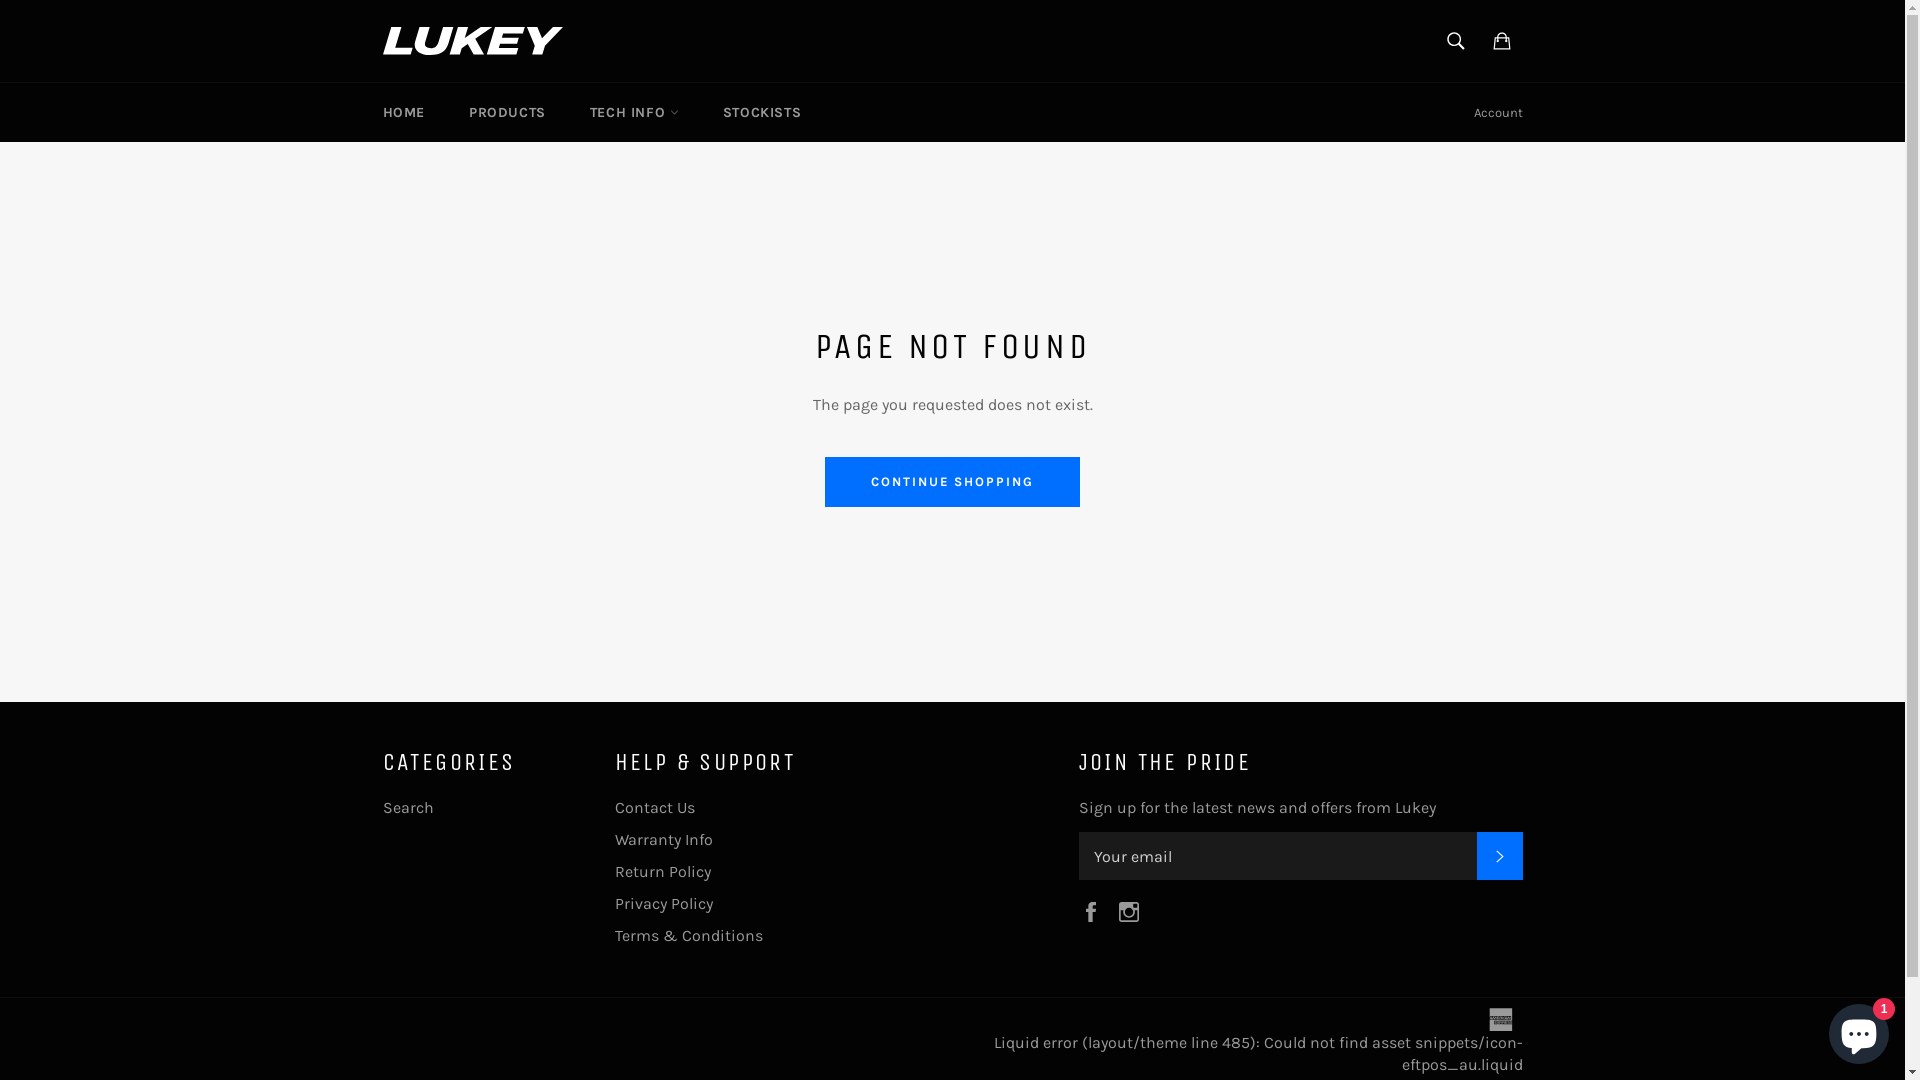 The image size is (1920, 1080). Describe the element at coordinates (1454, 41) in the screenshot. I see `'Search'` at that location.